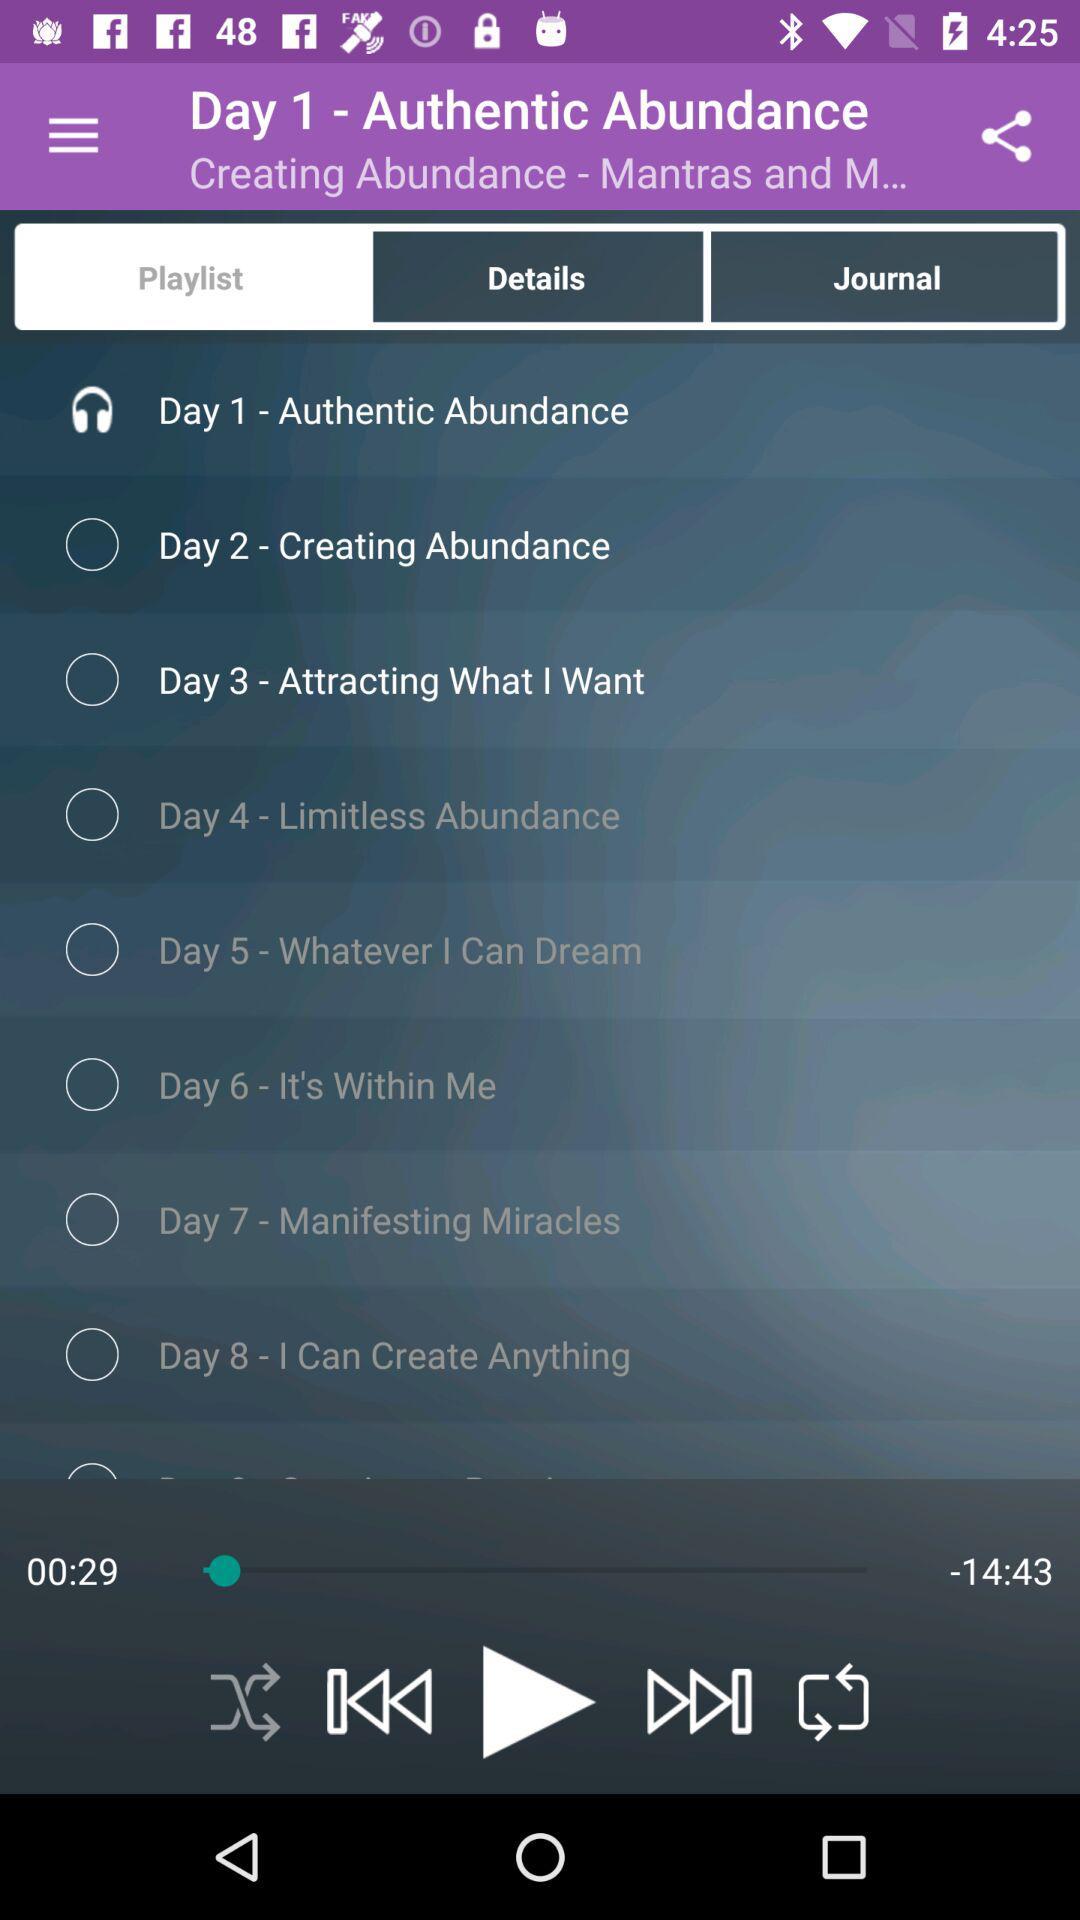  What do you see at coordinates (887, 275) in the screenshot?
I see `icon above the day 1 authentic` at bounding box center [887, 275].